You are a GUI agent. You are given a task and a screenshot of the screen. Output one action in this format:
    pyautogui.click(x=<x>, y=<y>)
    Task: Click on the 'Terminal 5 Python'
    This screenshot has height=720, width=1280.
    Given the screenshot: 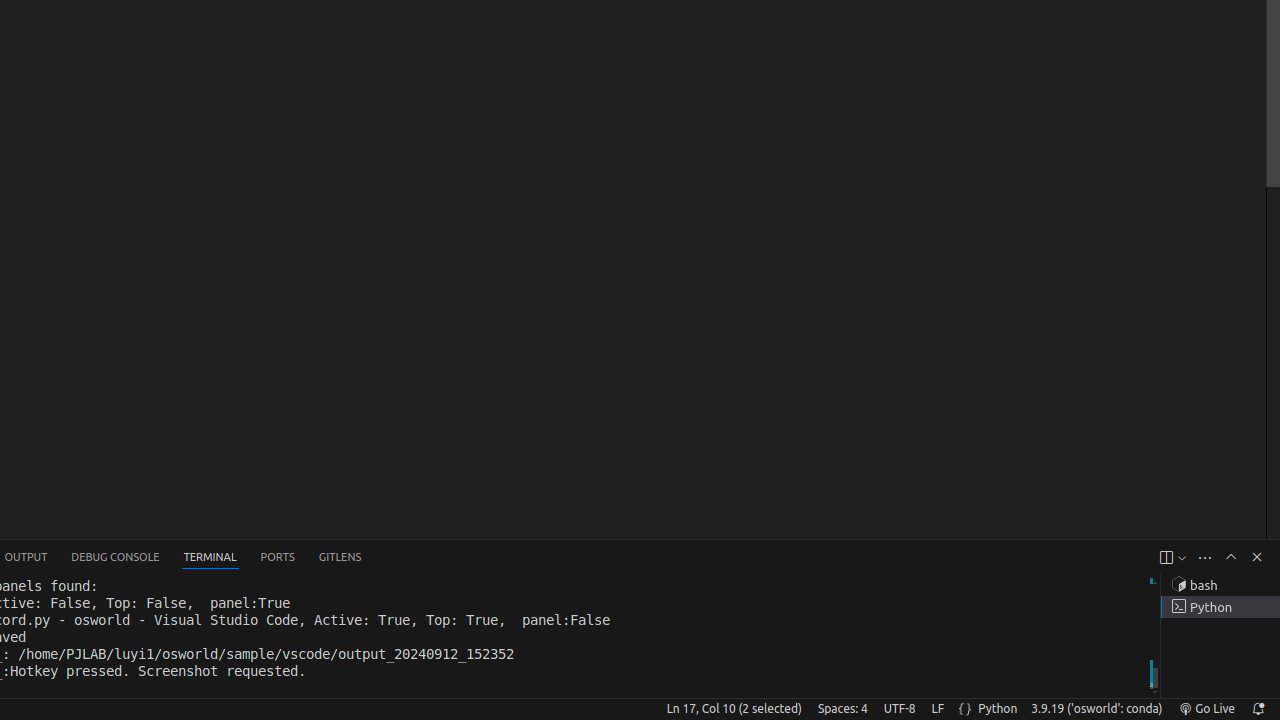 What is the action you would take?
    pyautogui.click(x=1219, y=606)
    